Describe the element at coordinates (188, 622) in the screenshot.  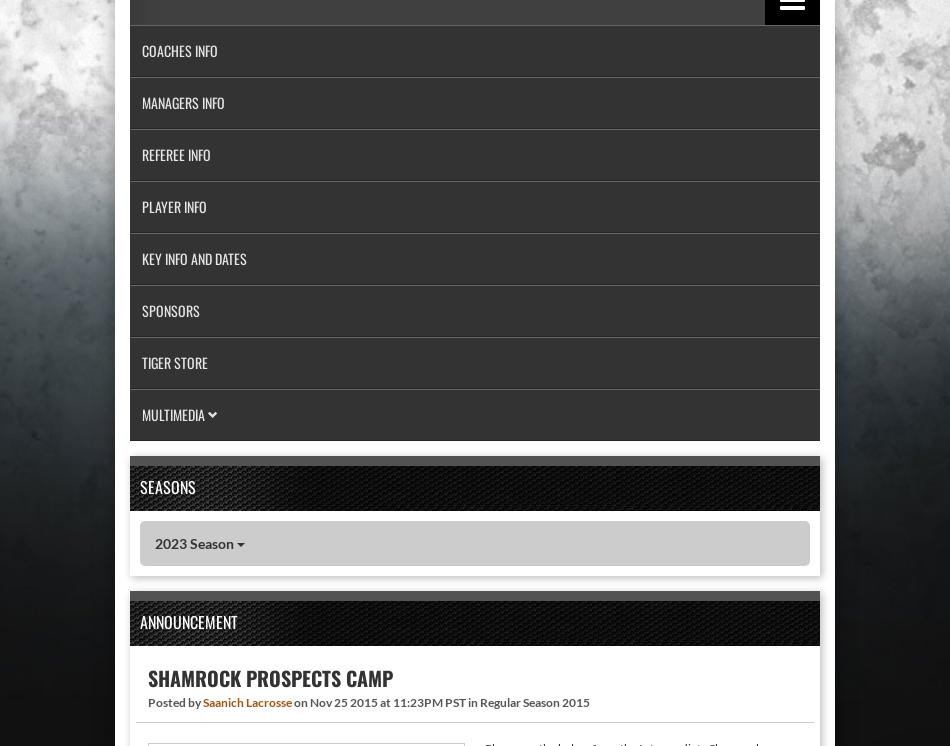
I see `'Announcement'` at that location.